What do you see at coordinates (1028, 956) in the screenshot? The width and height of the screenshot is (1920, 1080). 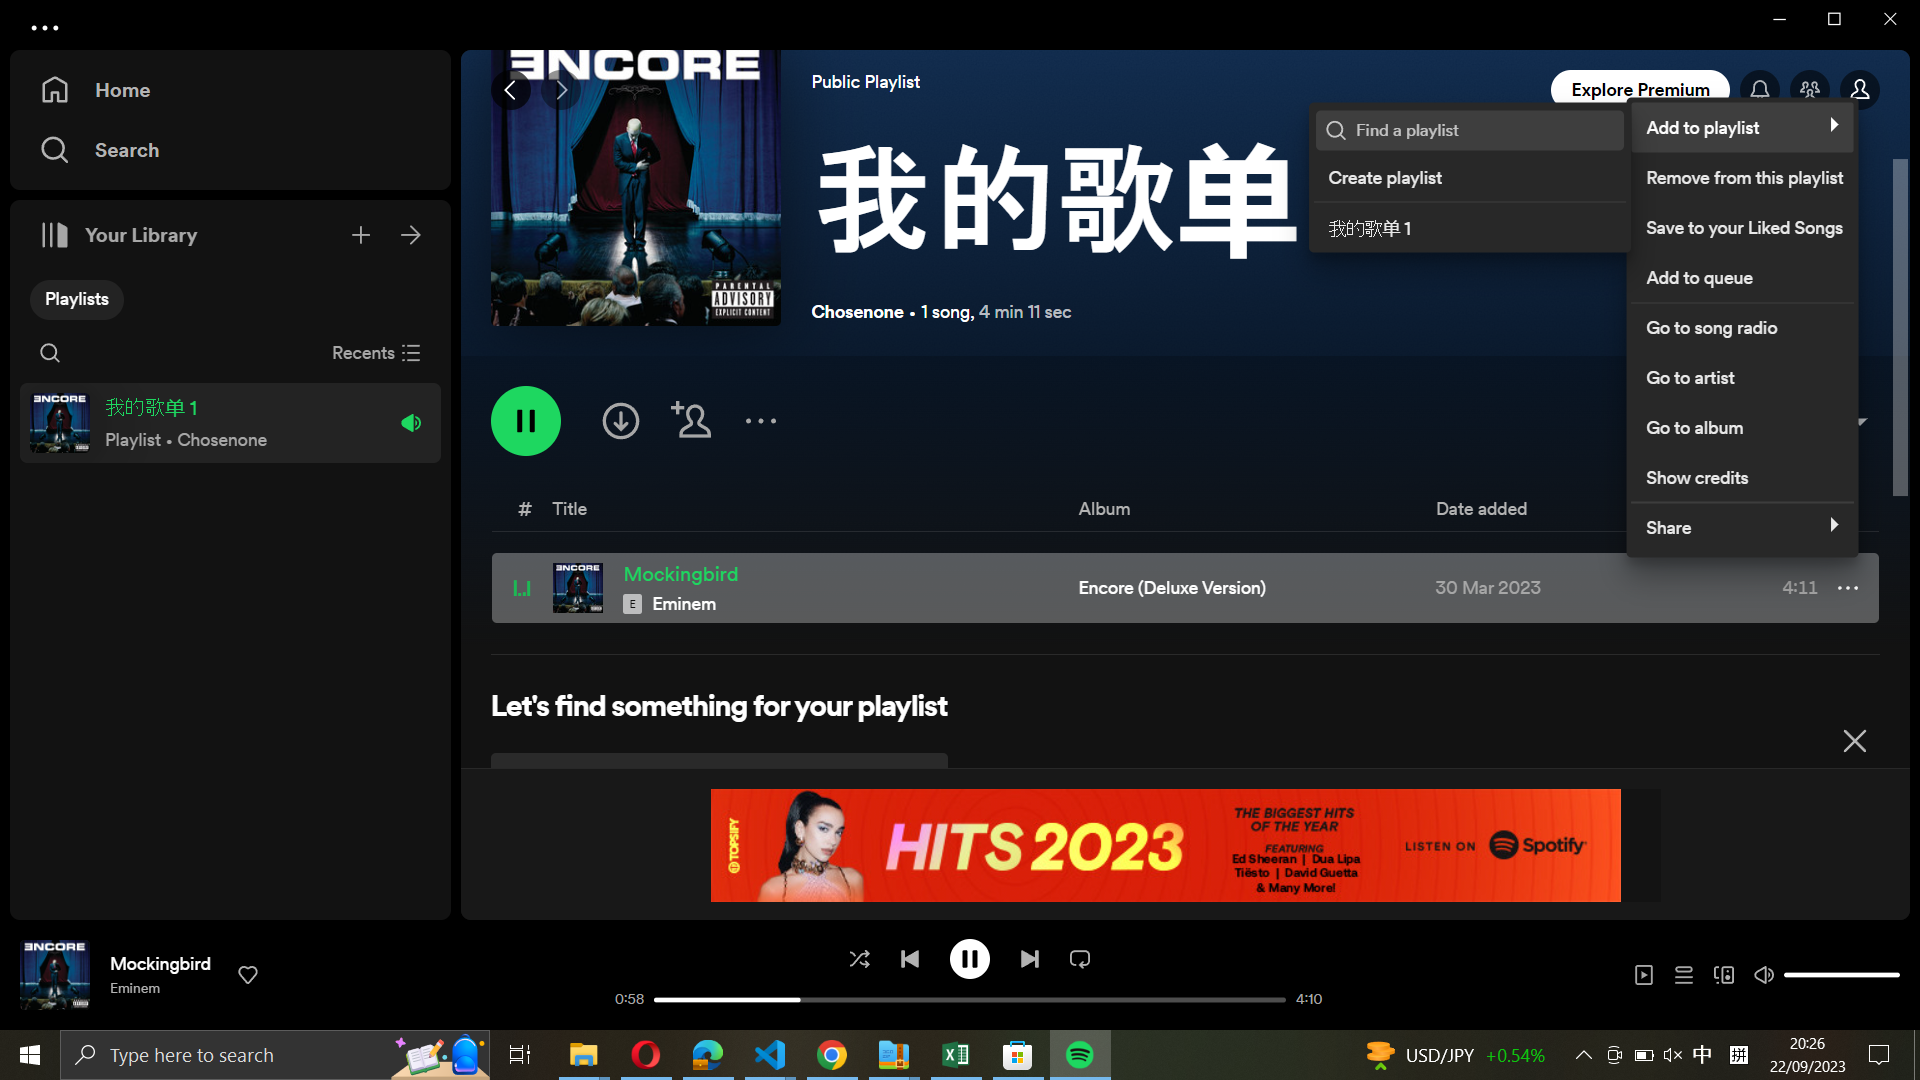 I see `the song"s finale` at bounding box center [1028, 956].